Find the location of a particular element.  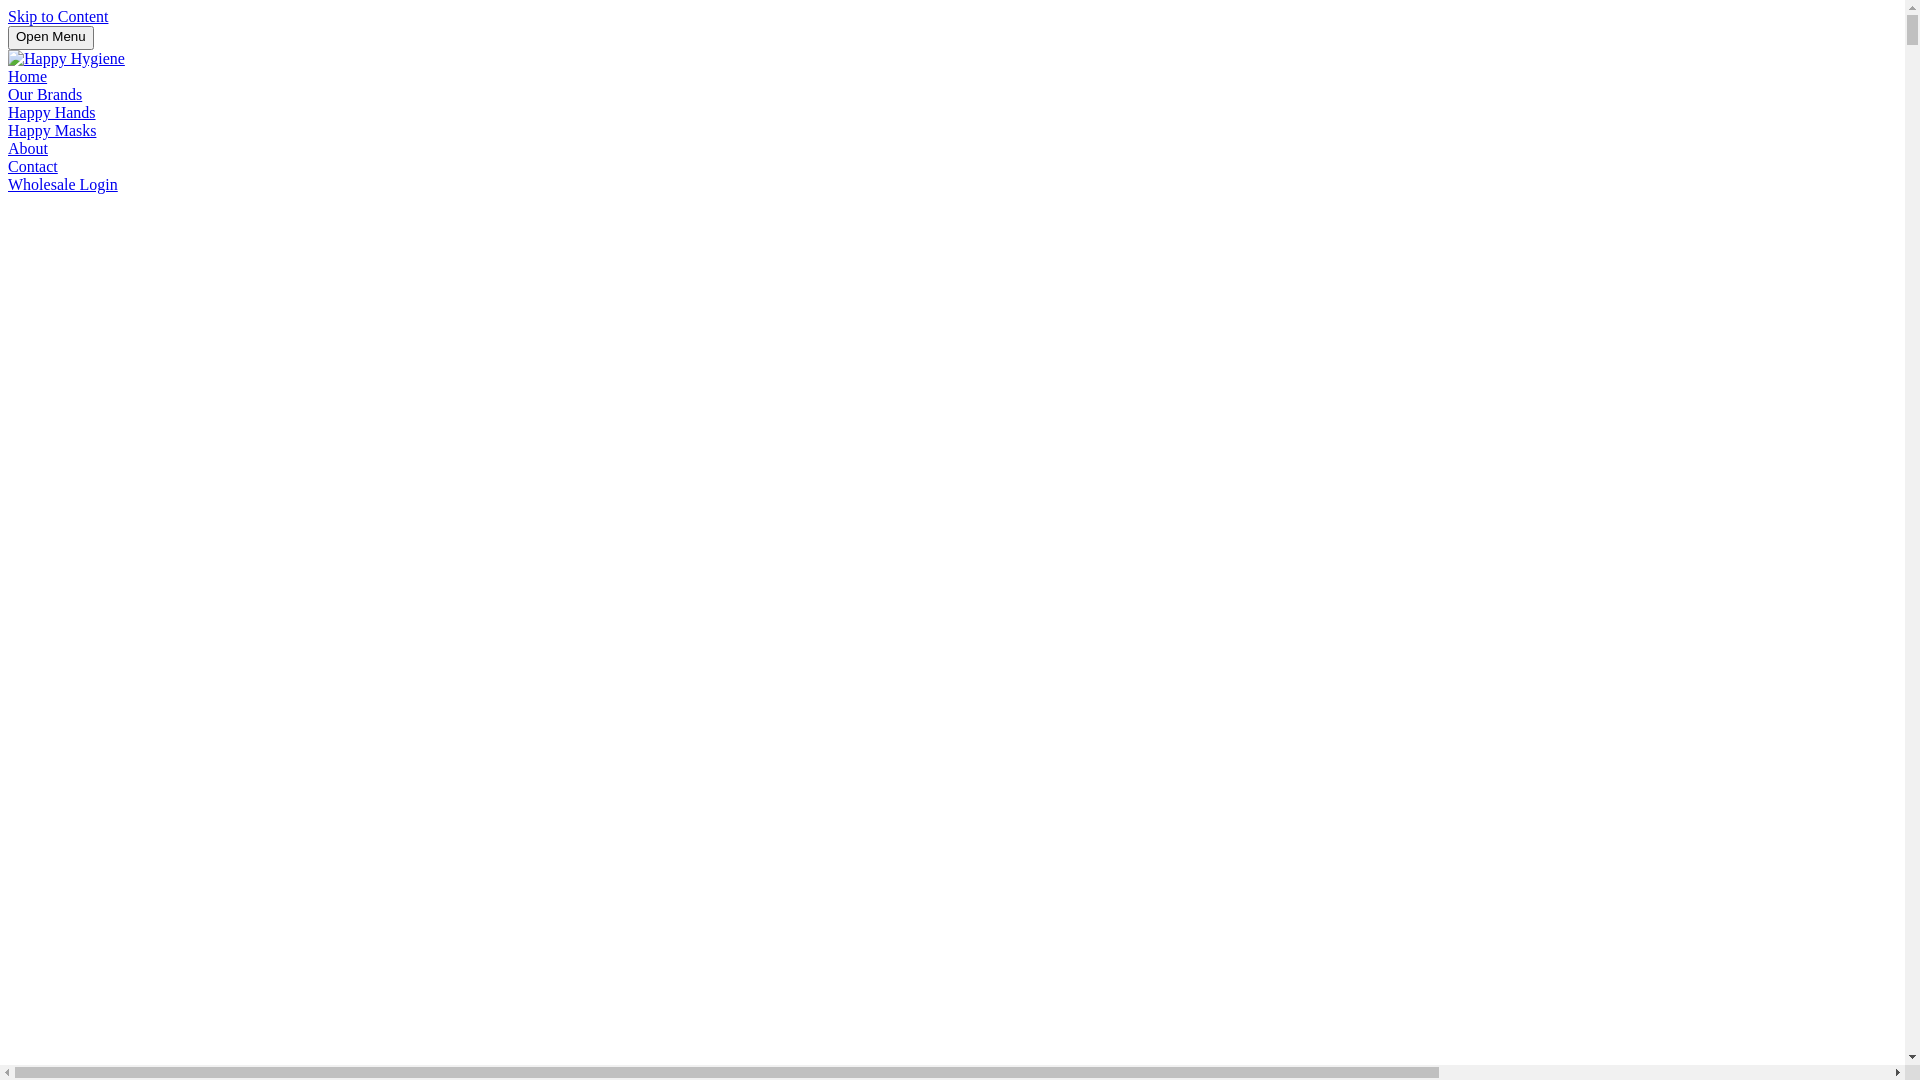

'Wholesale Login' is located at coordinates (62, 184).